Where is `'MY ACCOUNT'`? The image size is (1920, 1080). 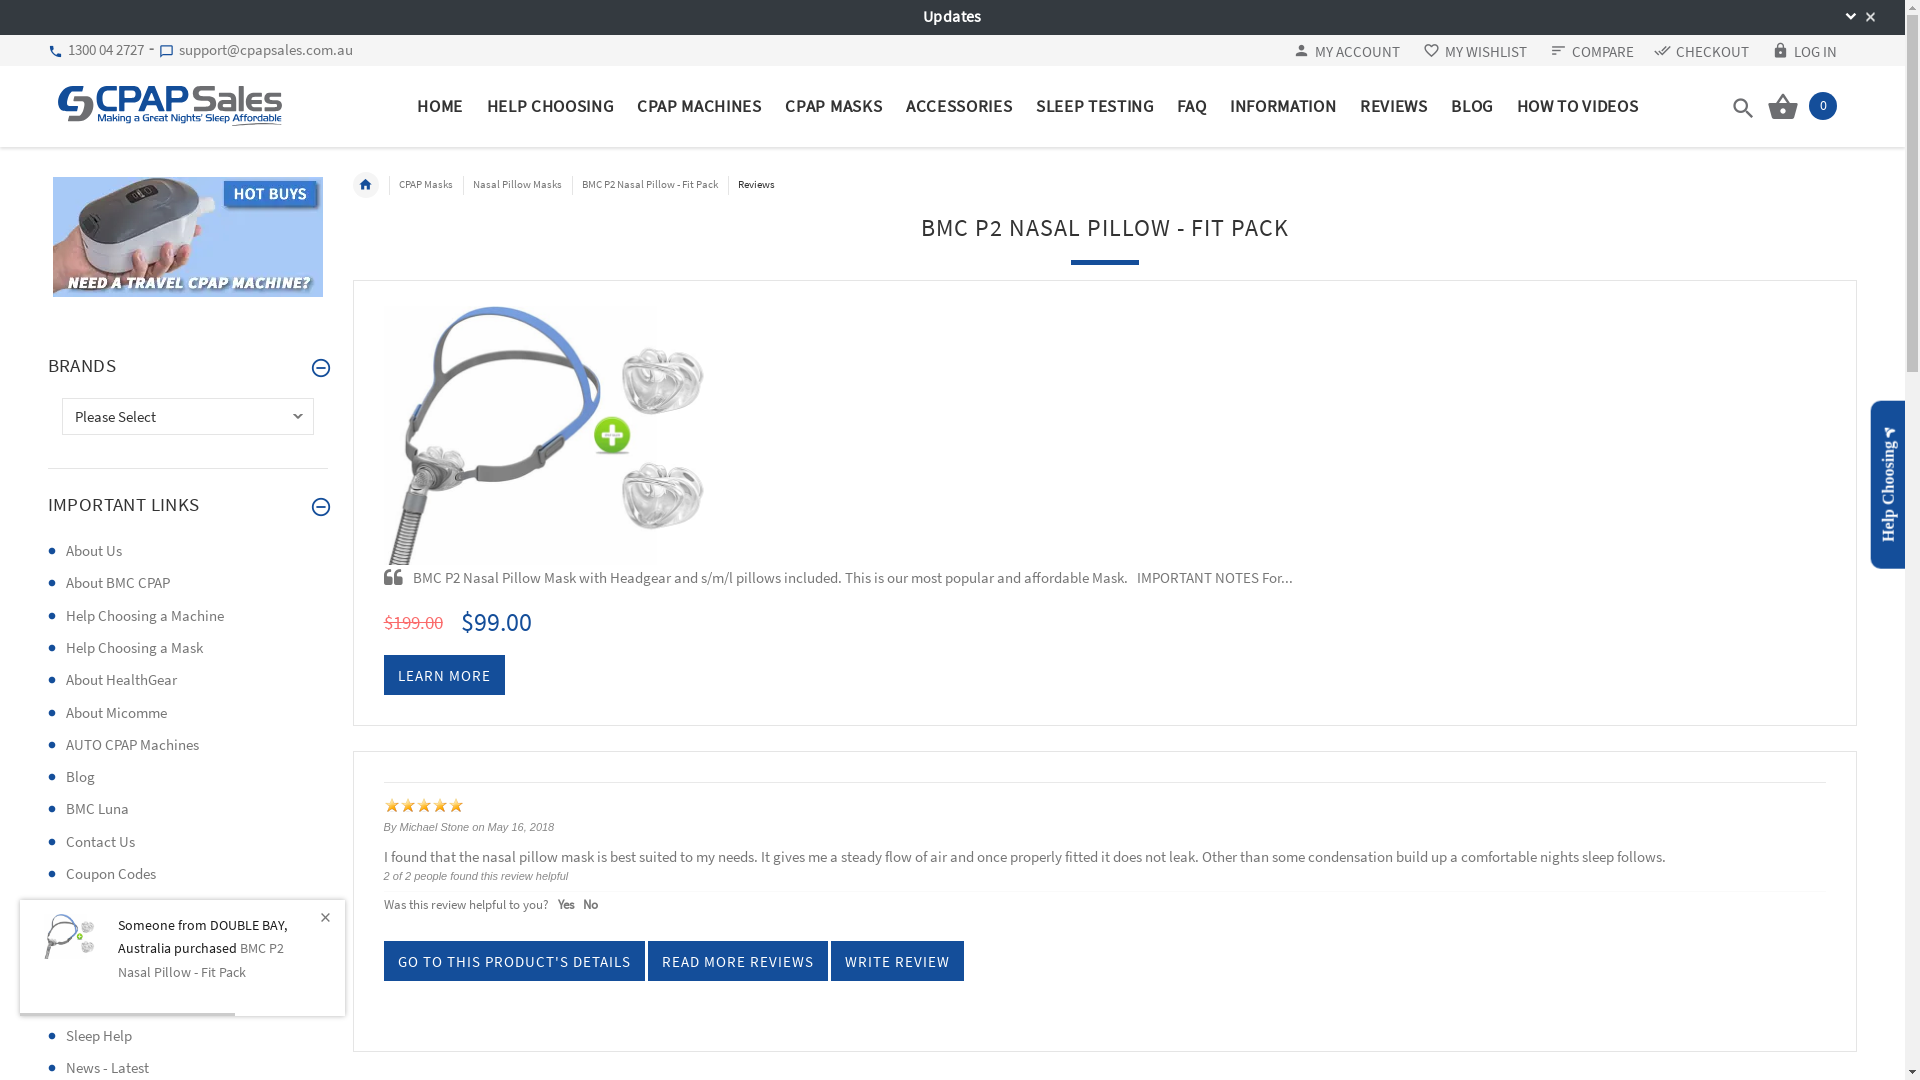 'MY ACCOUNT' is located at coordinates (1346, 50).